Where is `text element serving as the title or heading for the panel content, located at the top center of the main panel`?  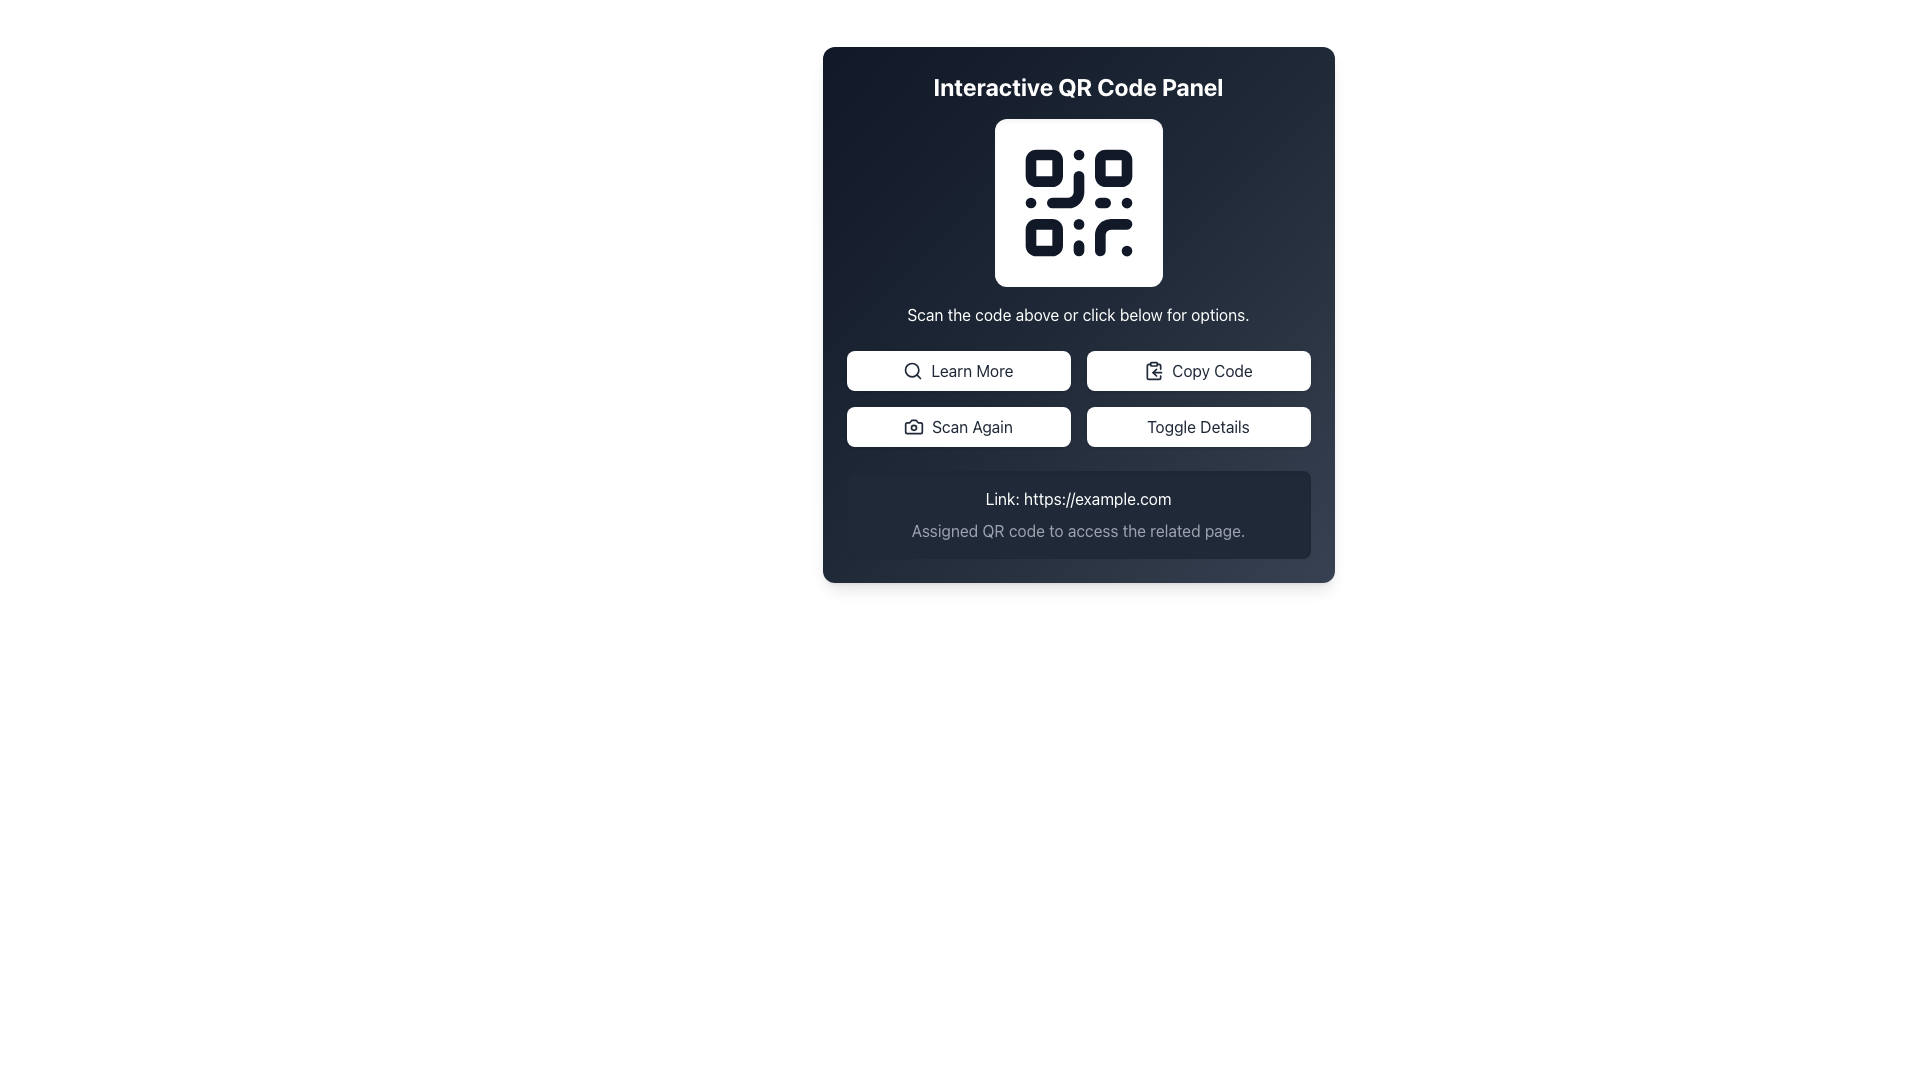
text element serving as the title or heading for the panel content, located at the top center of the main panel is located at coordinates (1077, 86).